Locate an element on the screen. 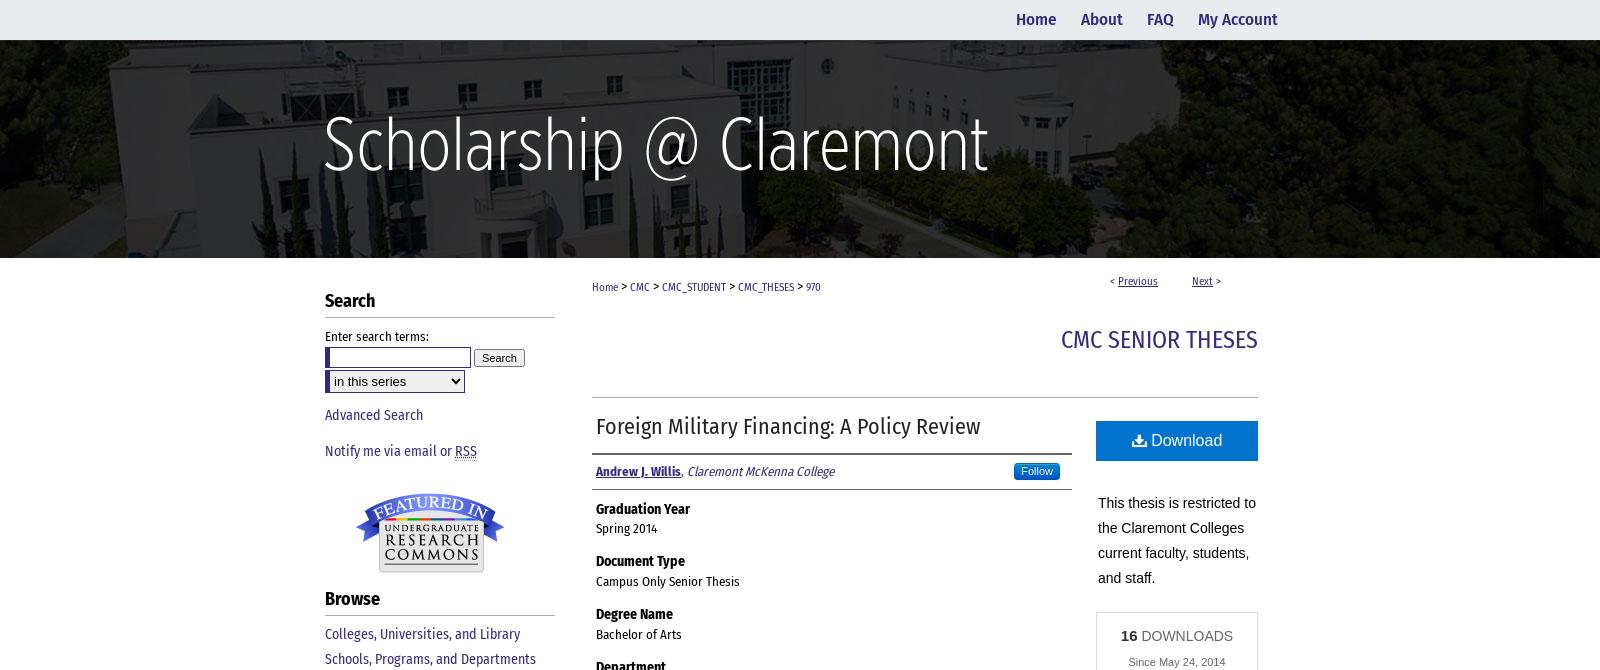  'Search' is located at coordinates (350, 300).